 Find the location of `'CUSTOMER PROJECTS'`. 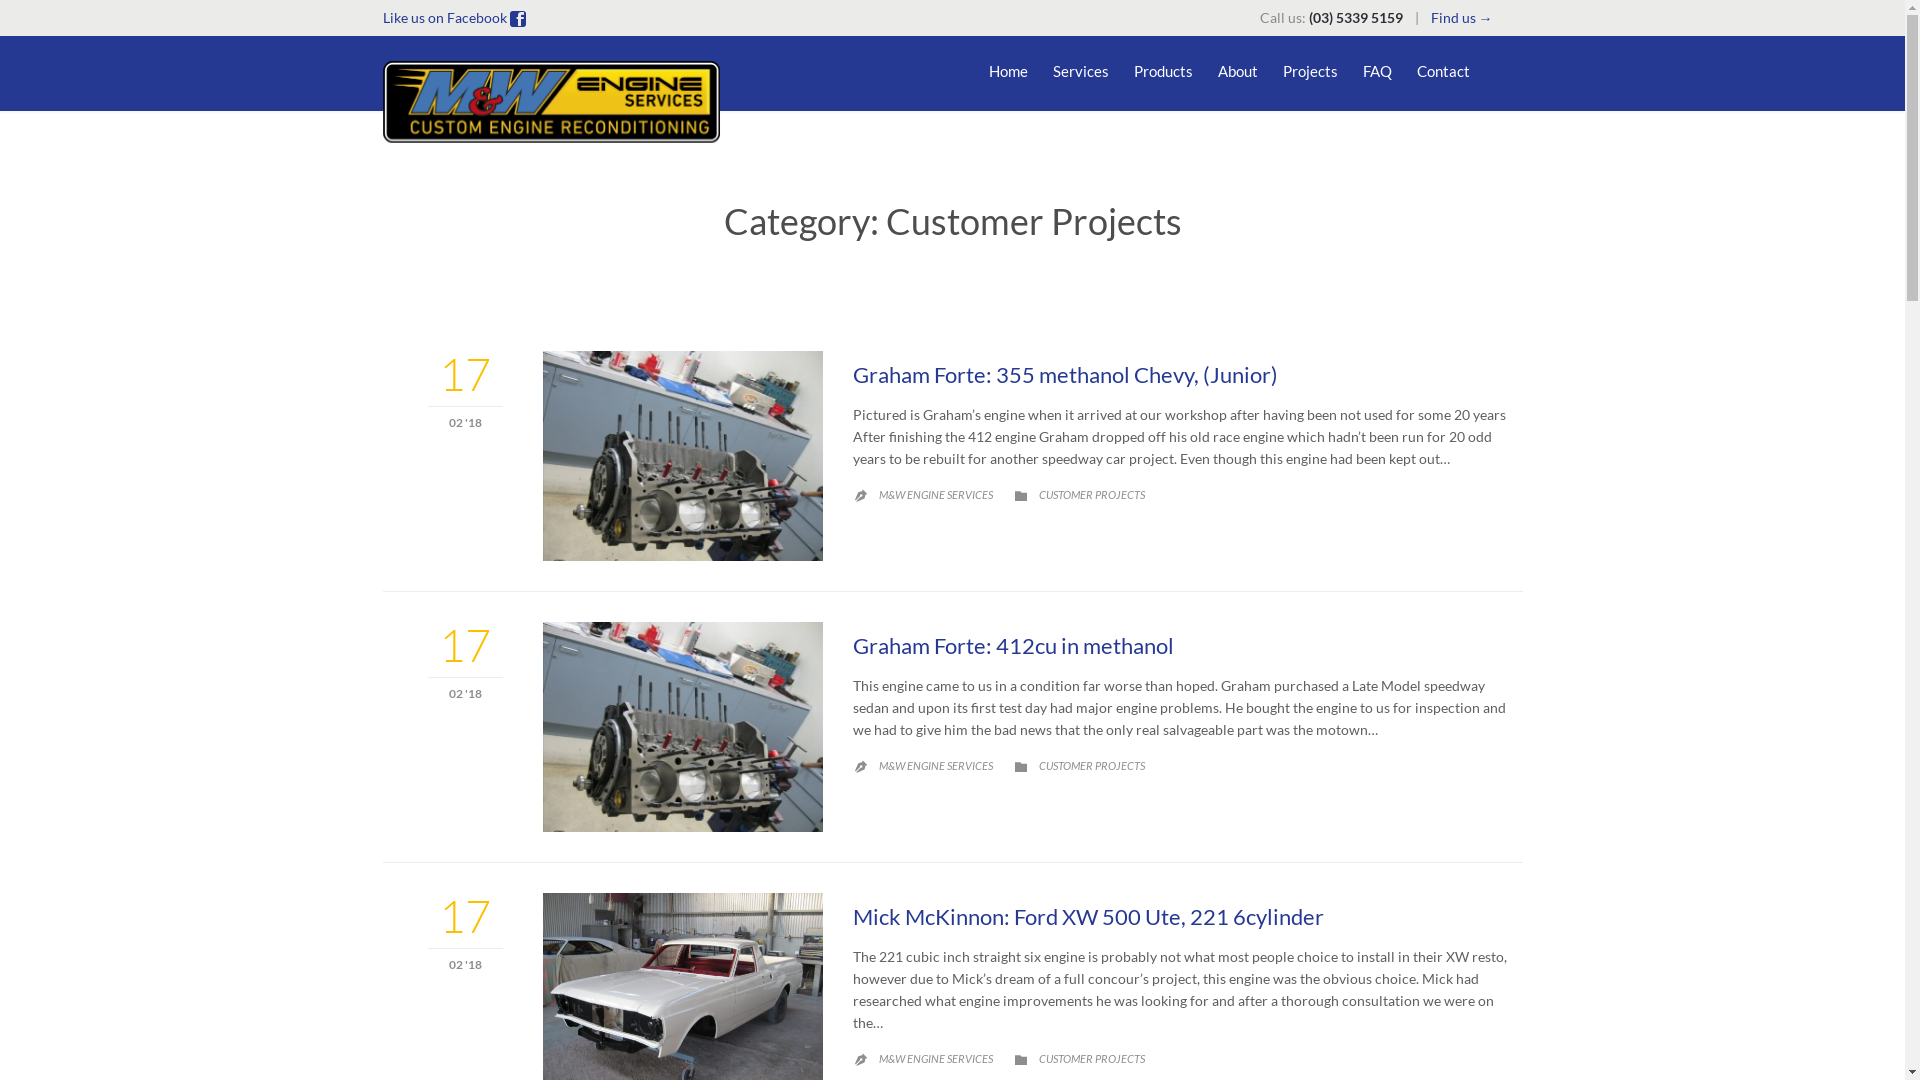

'CUSTOMER PROJECTS' is located at coordinates (1089, 494).